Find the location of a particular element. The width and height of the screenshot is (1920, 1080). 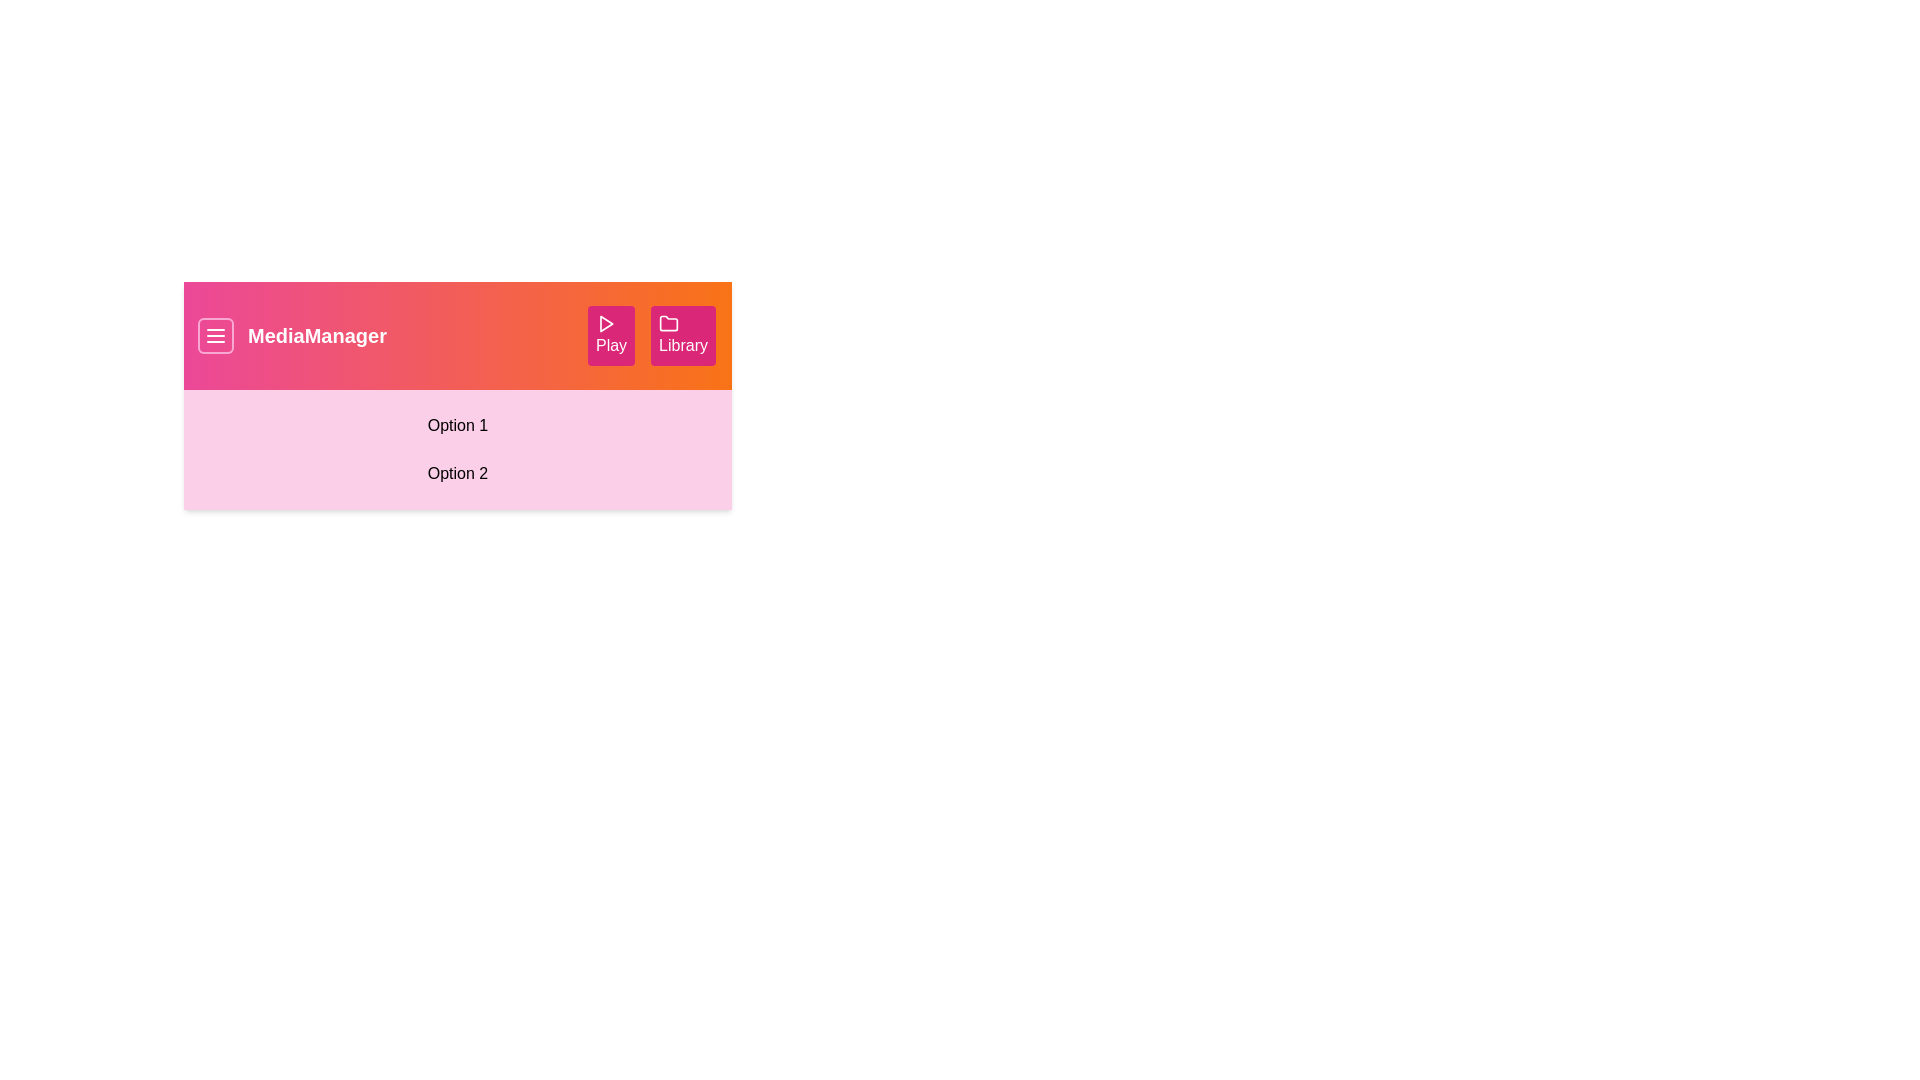

the menu option Option 2 is located at coordinates (456, 474).